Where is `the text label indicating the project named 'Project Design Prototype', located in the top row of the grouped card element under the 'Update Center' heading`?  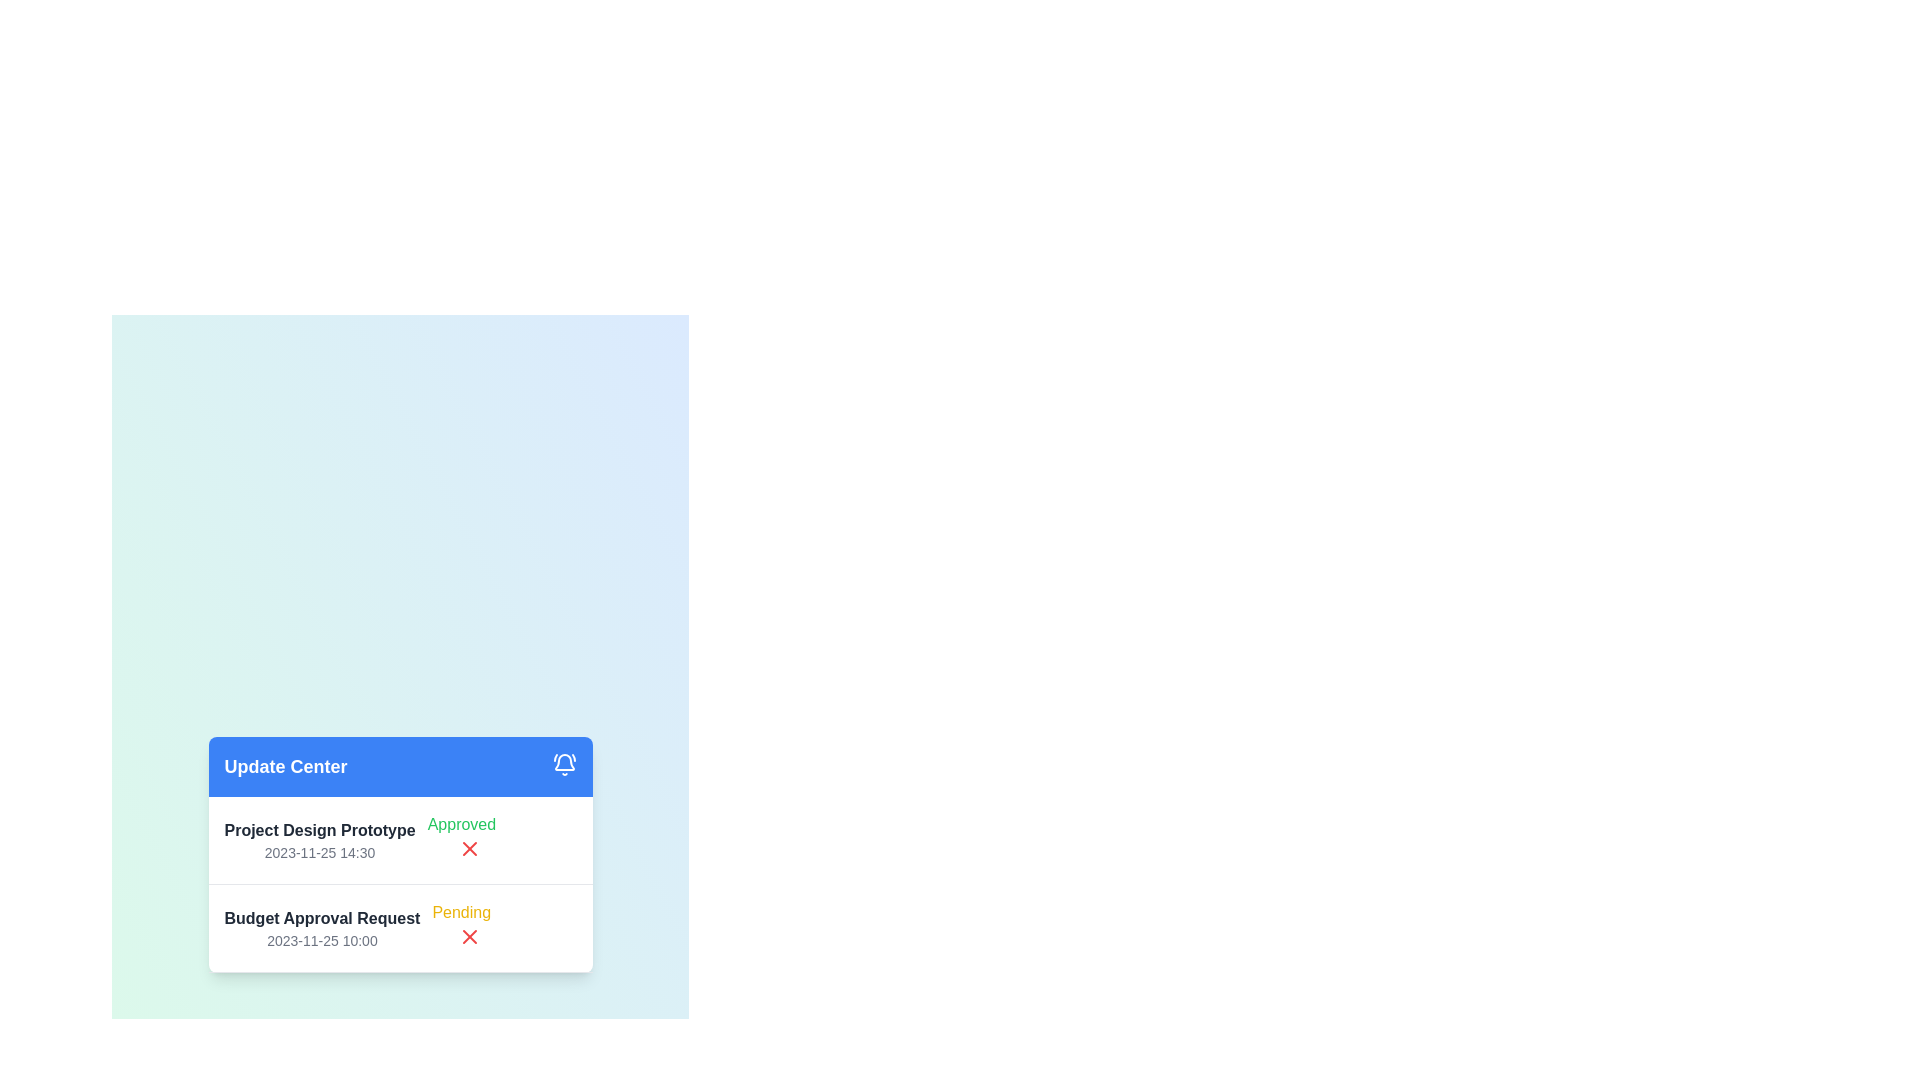
the text label indicating the project named 'Project Design Prototype', located in the top row of the grouped card element under the 'Update Center' heading is located at coordinates (320, 830).